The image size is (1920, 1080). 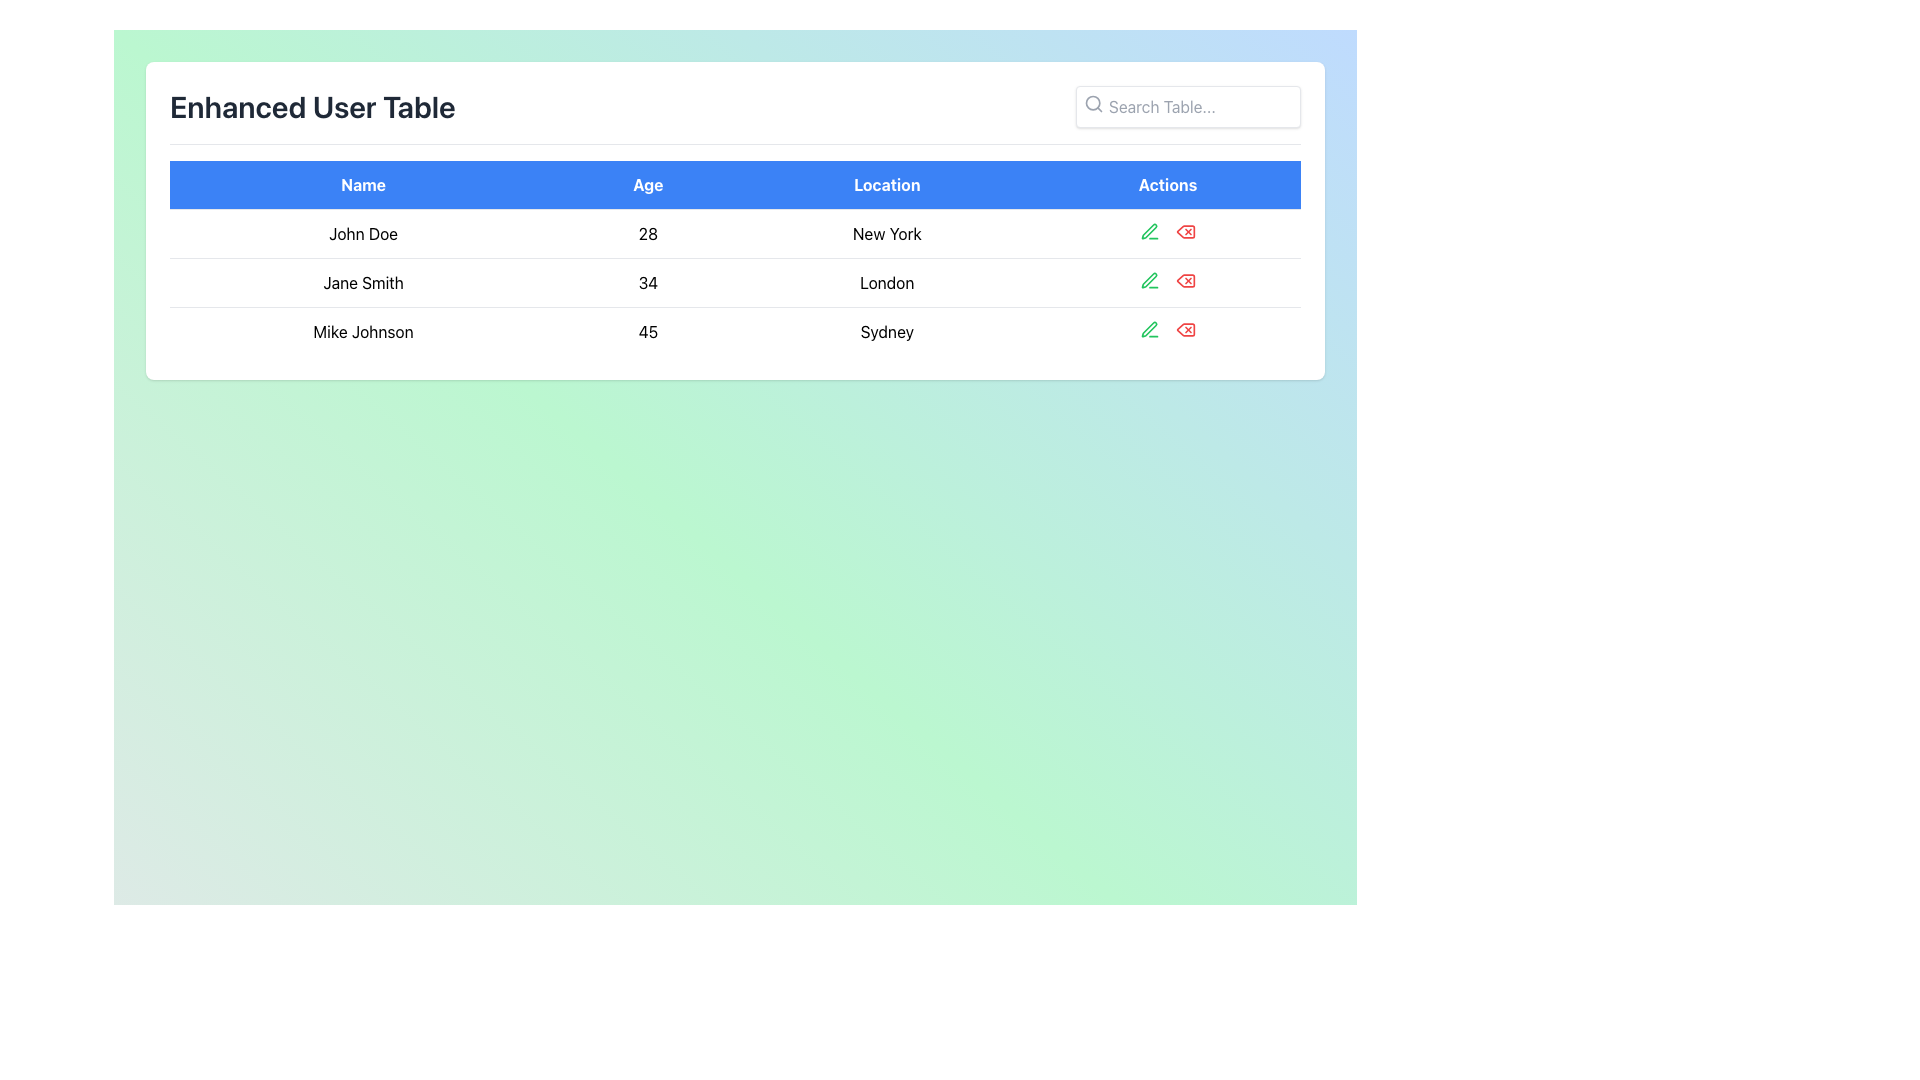 What do you see at coordinates (648, 233) in the screenshot?
I see `the text element displaying the number '28' in the 'Age' column of the first row in the table` at bounding box center [648, 233].